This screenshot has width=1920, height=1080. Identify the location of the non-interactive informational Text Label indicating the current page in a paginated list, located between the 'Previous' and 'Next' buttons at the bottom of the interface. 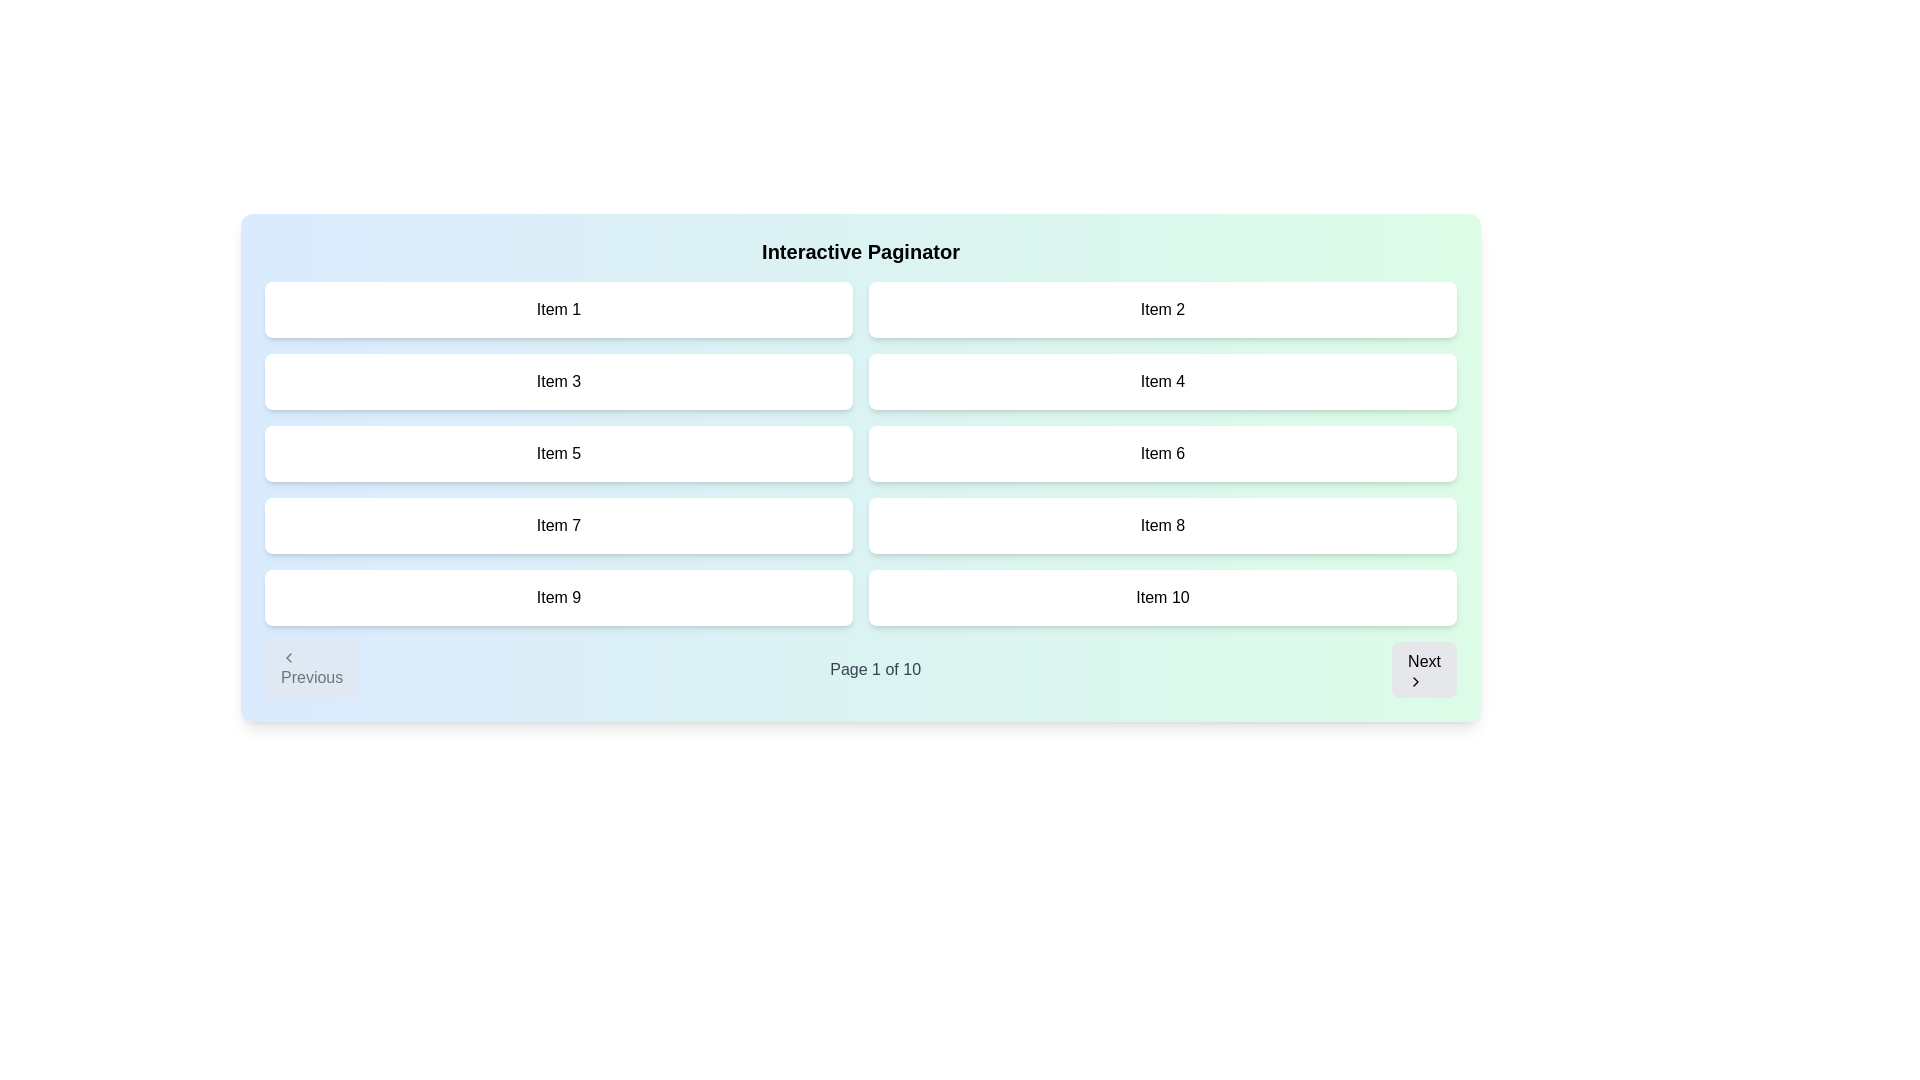
(875, 670).